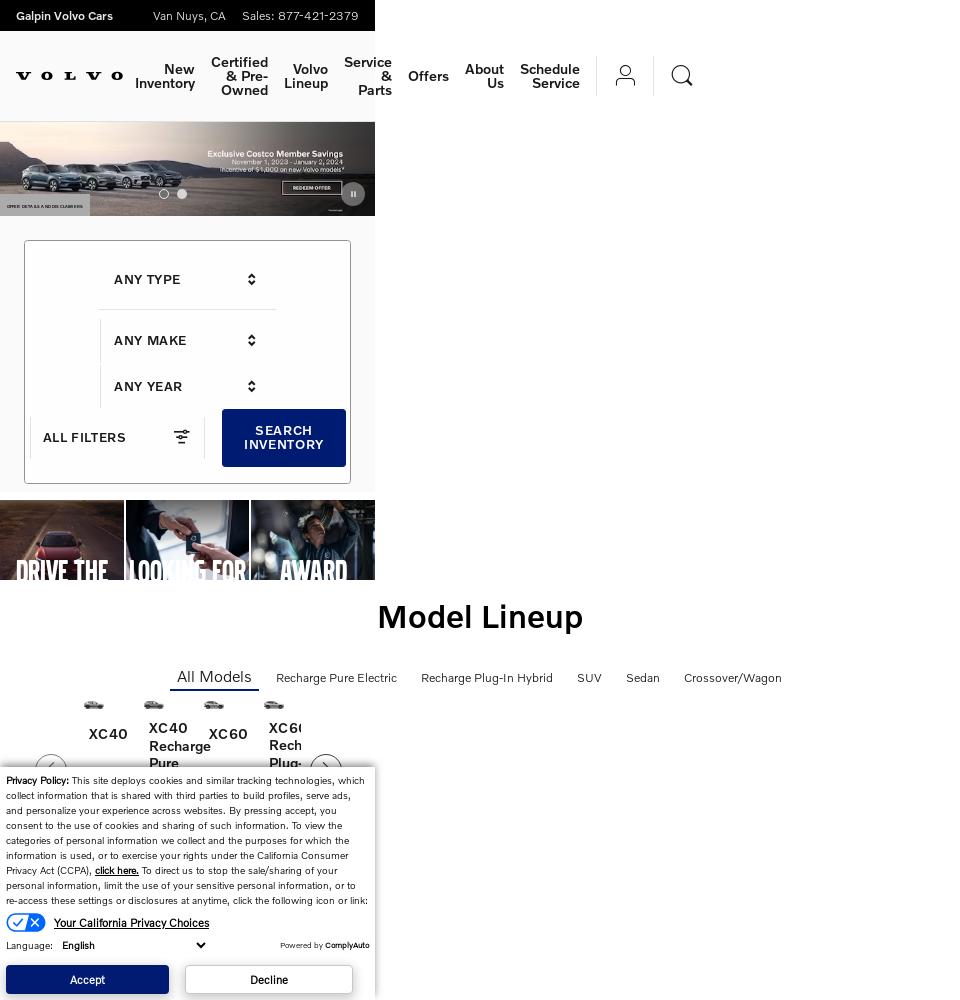 Image resolution: width=960 pixels, height=1000 pixels. What do you see at coordinates (218, 15) in the screenshot?
I see `'CA'` at bounding box center [218, 15].